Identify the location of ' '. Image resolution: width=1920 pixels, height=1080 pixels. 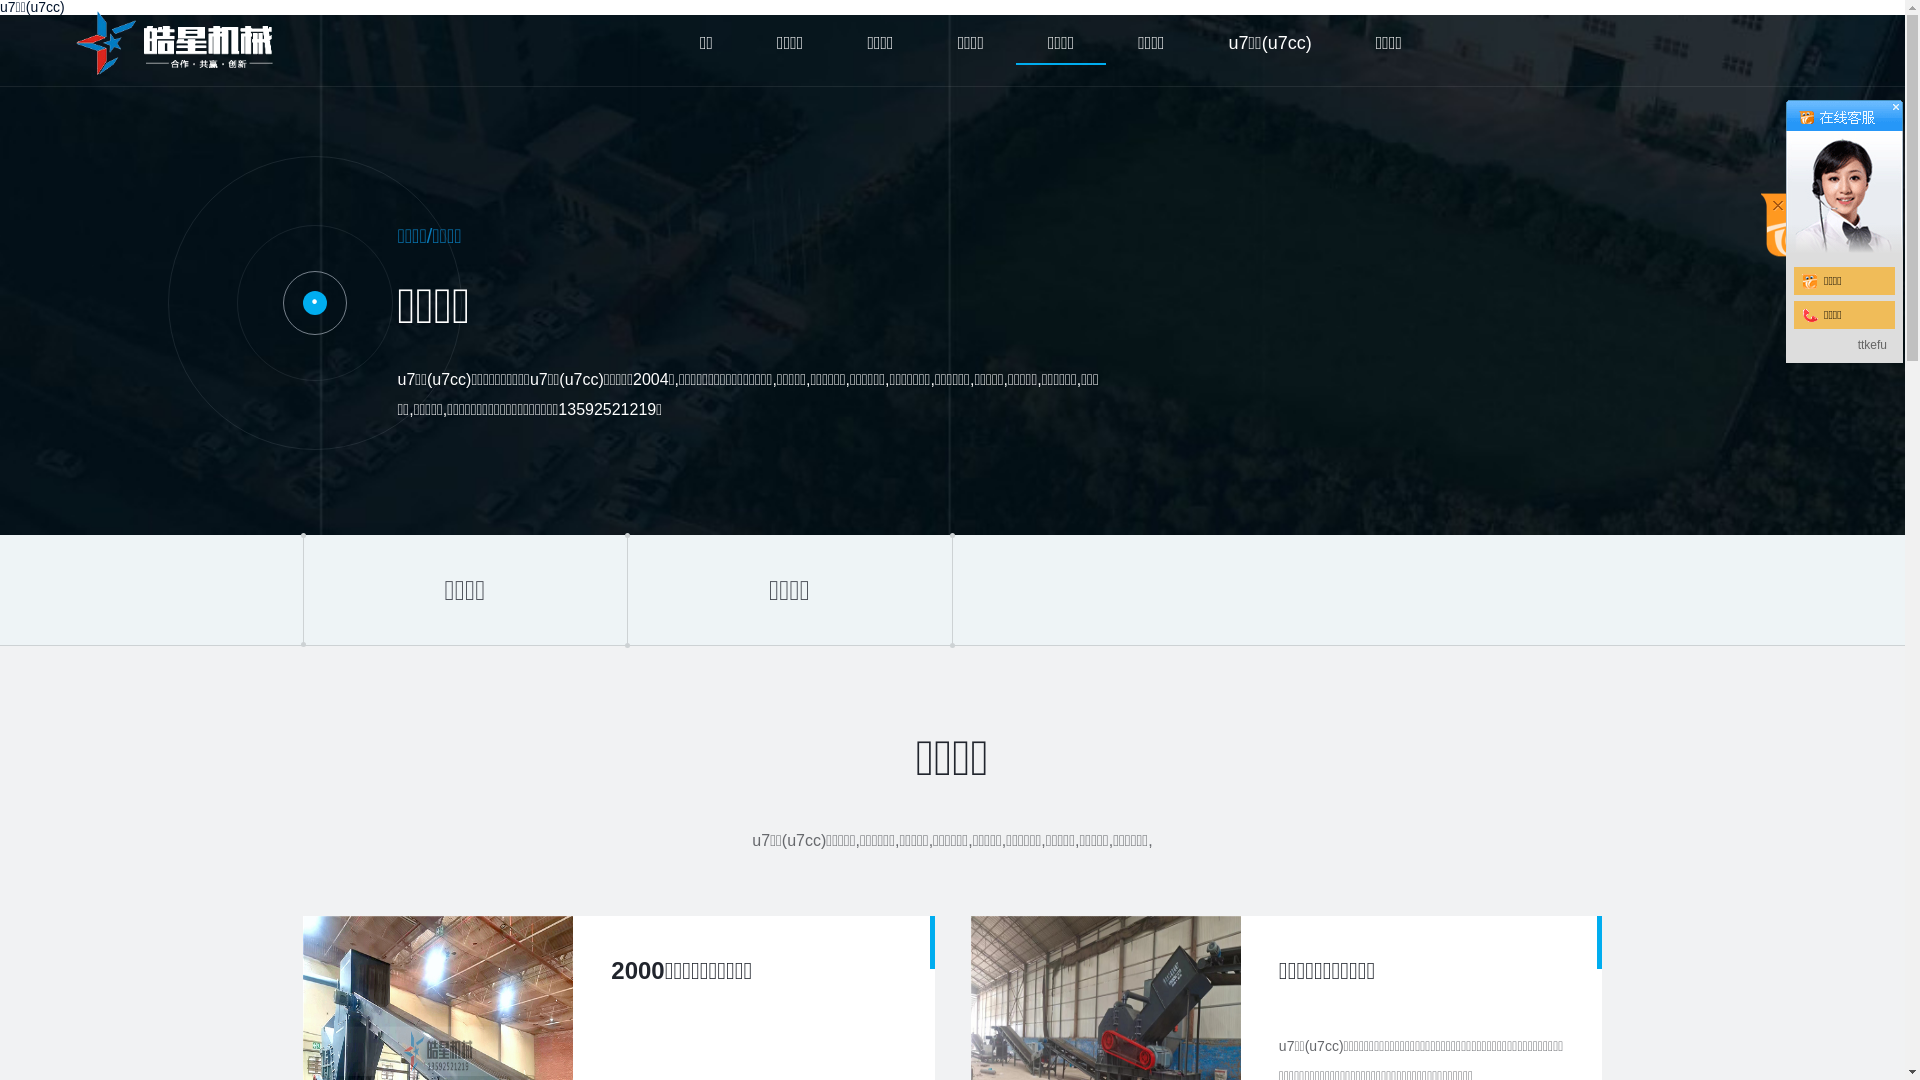
(1785, 175).